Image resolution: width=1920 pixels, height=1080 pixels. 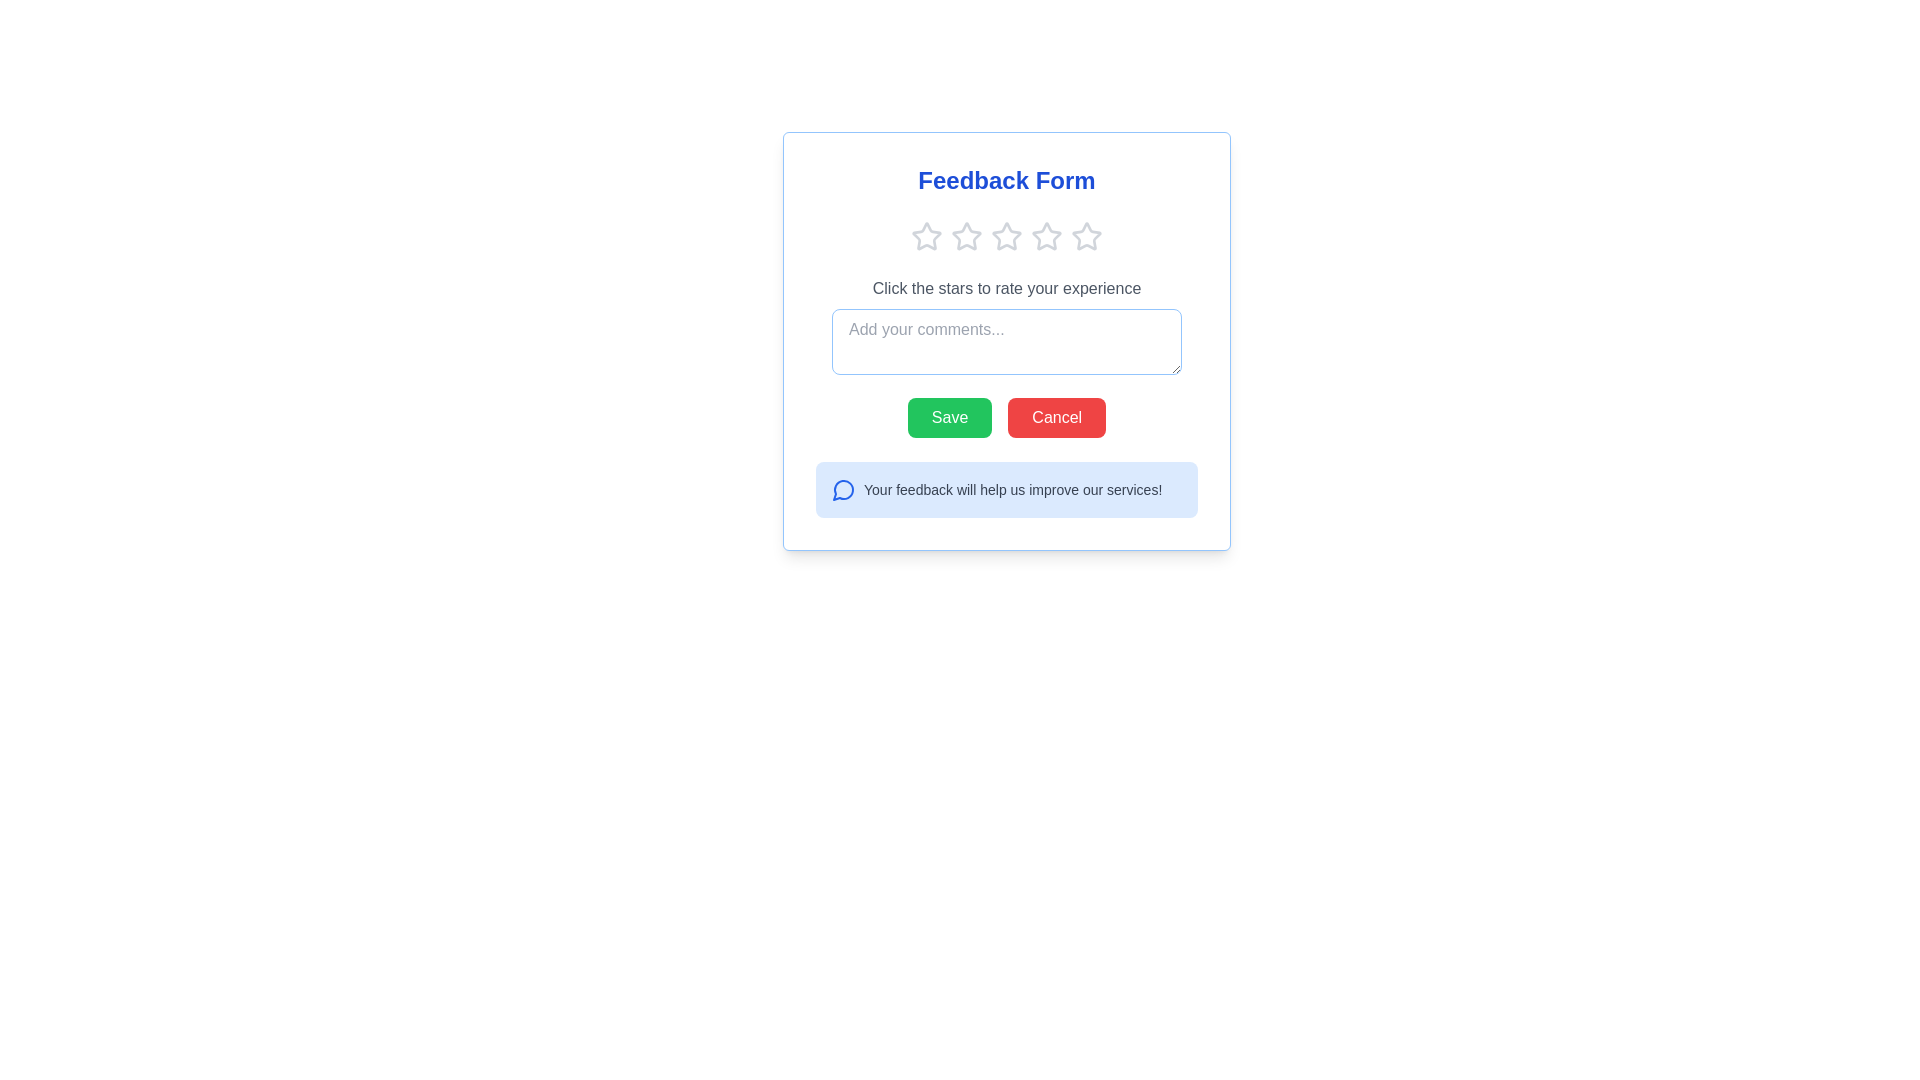 I want to click on the first star-shaped icon in the rating component for the 'Feedback Form' to provide feedback on interaction, so click(x=925, y=235).